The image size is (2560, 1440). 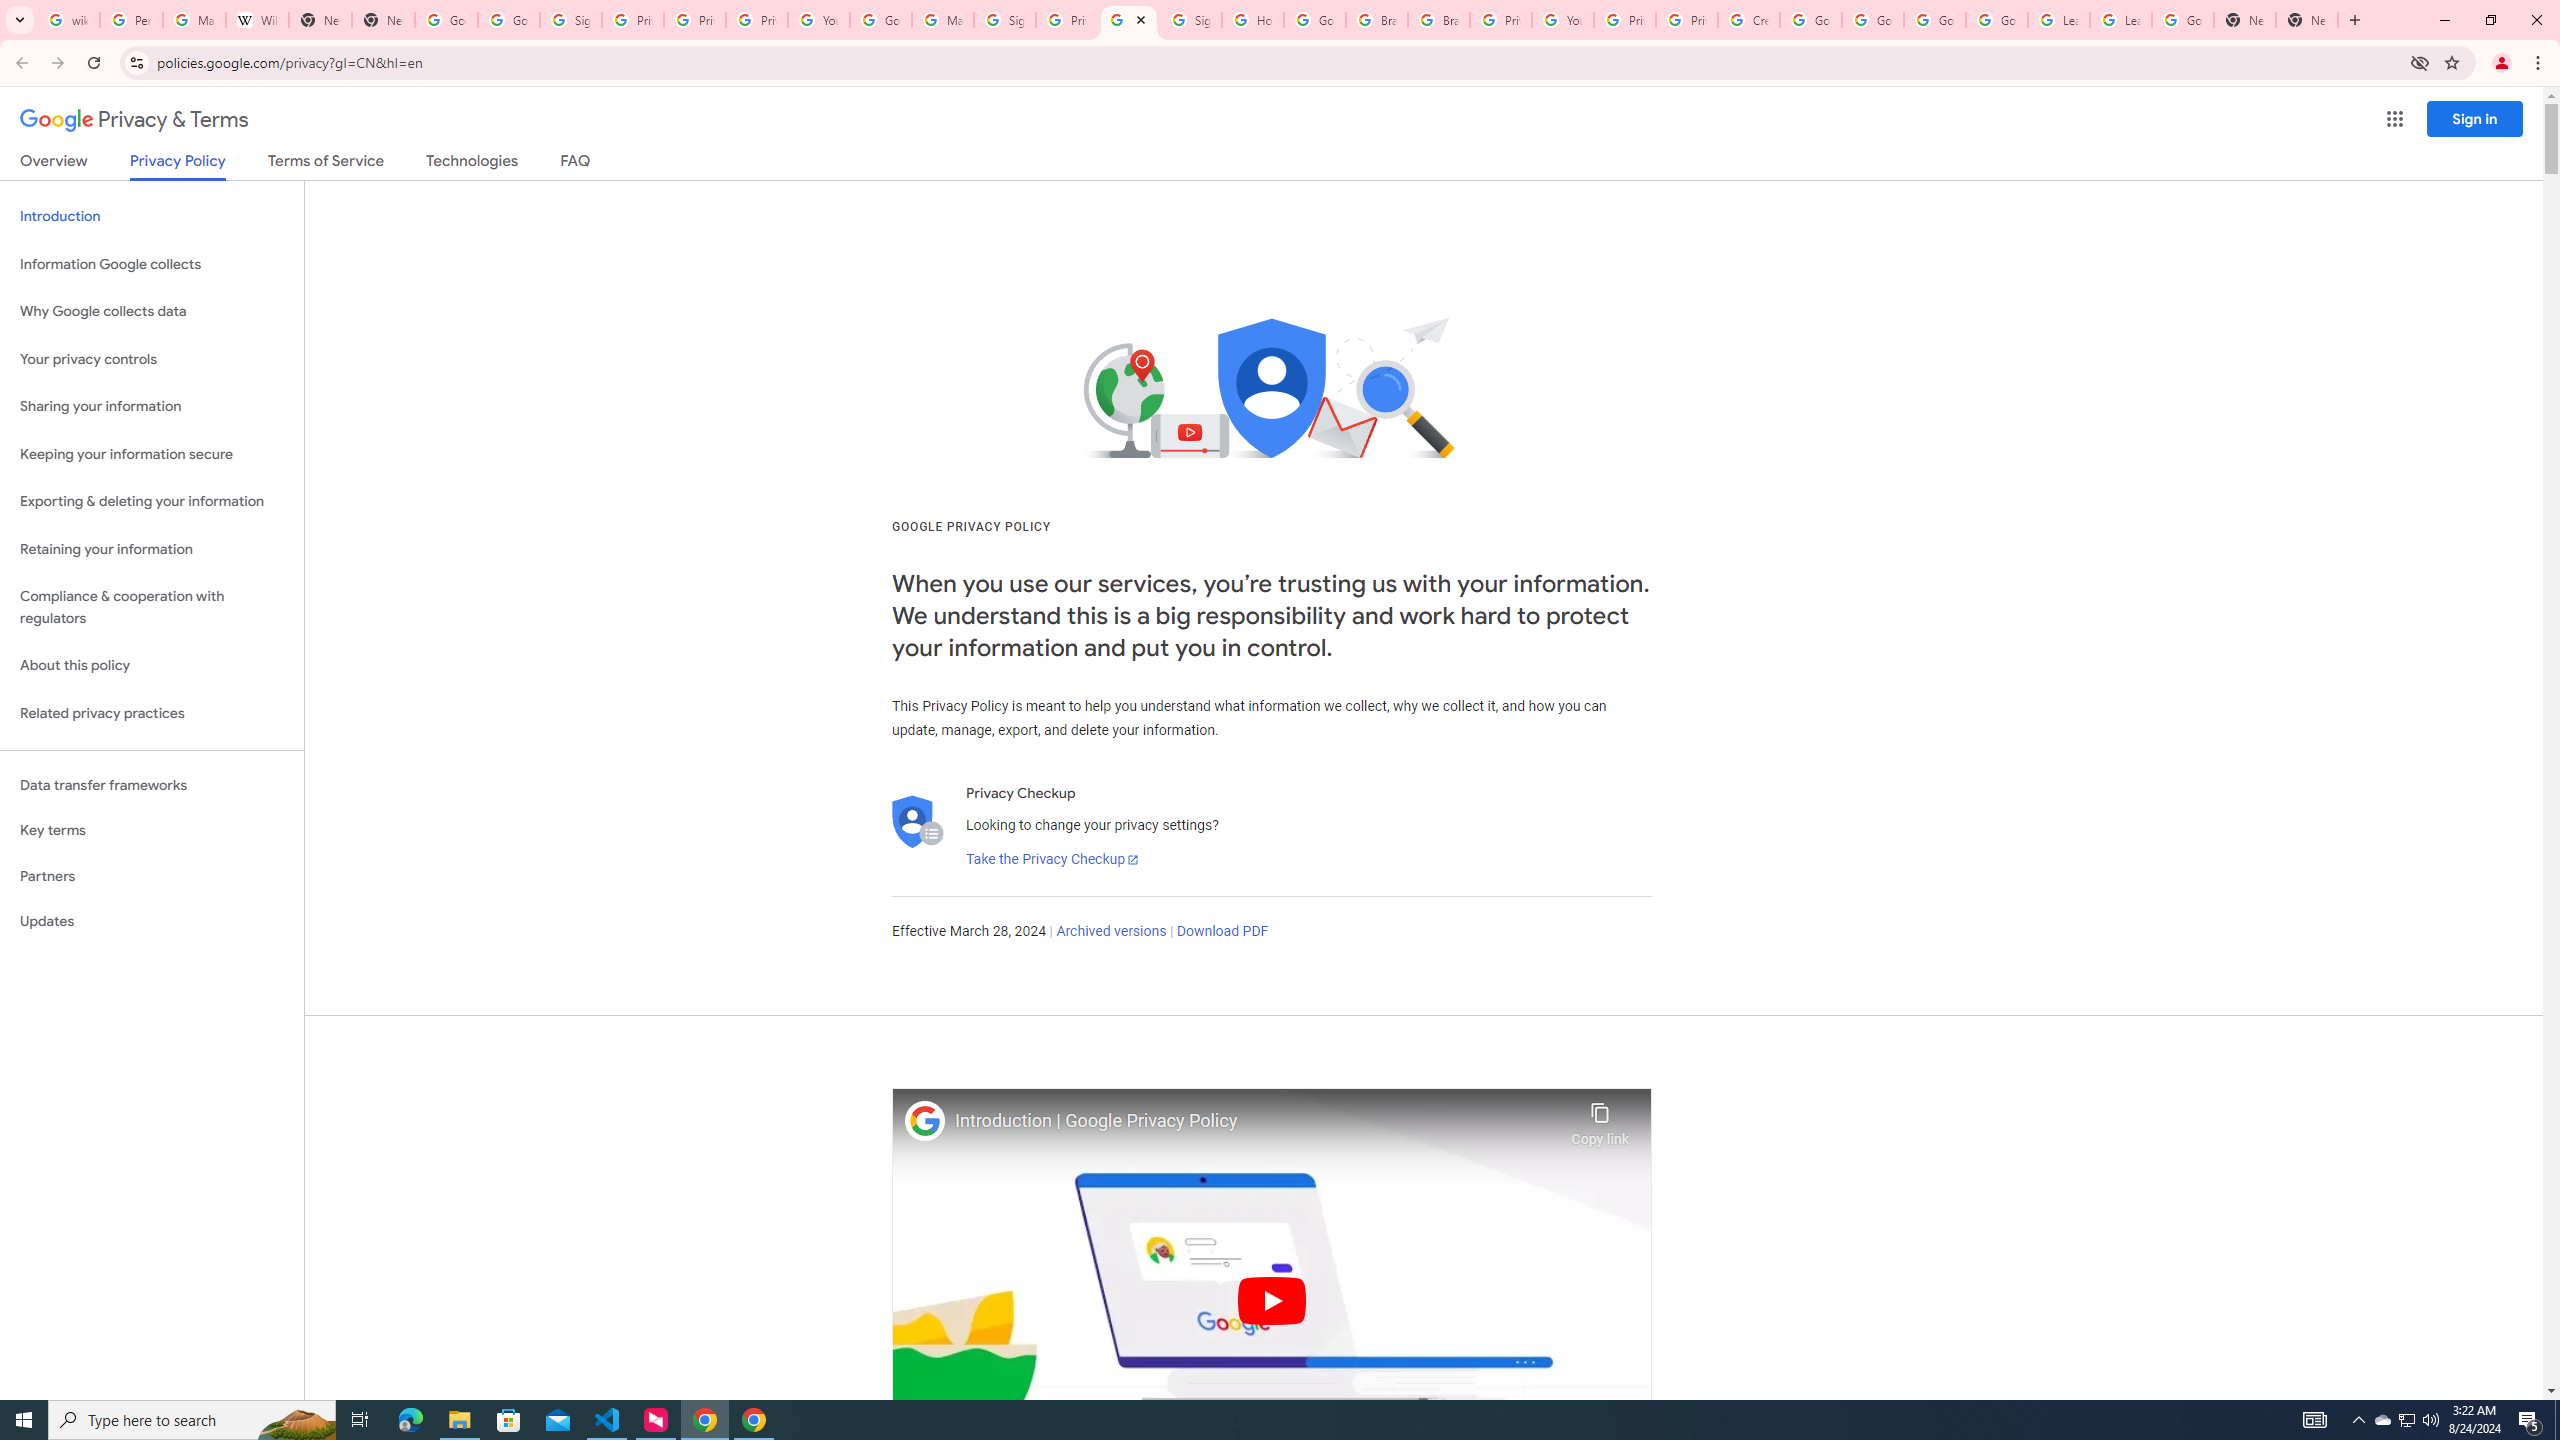 I want to click on 'Create your Google Account', so click(x=1748, y=19).